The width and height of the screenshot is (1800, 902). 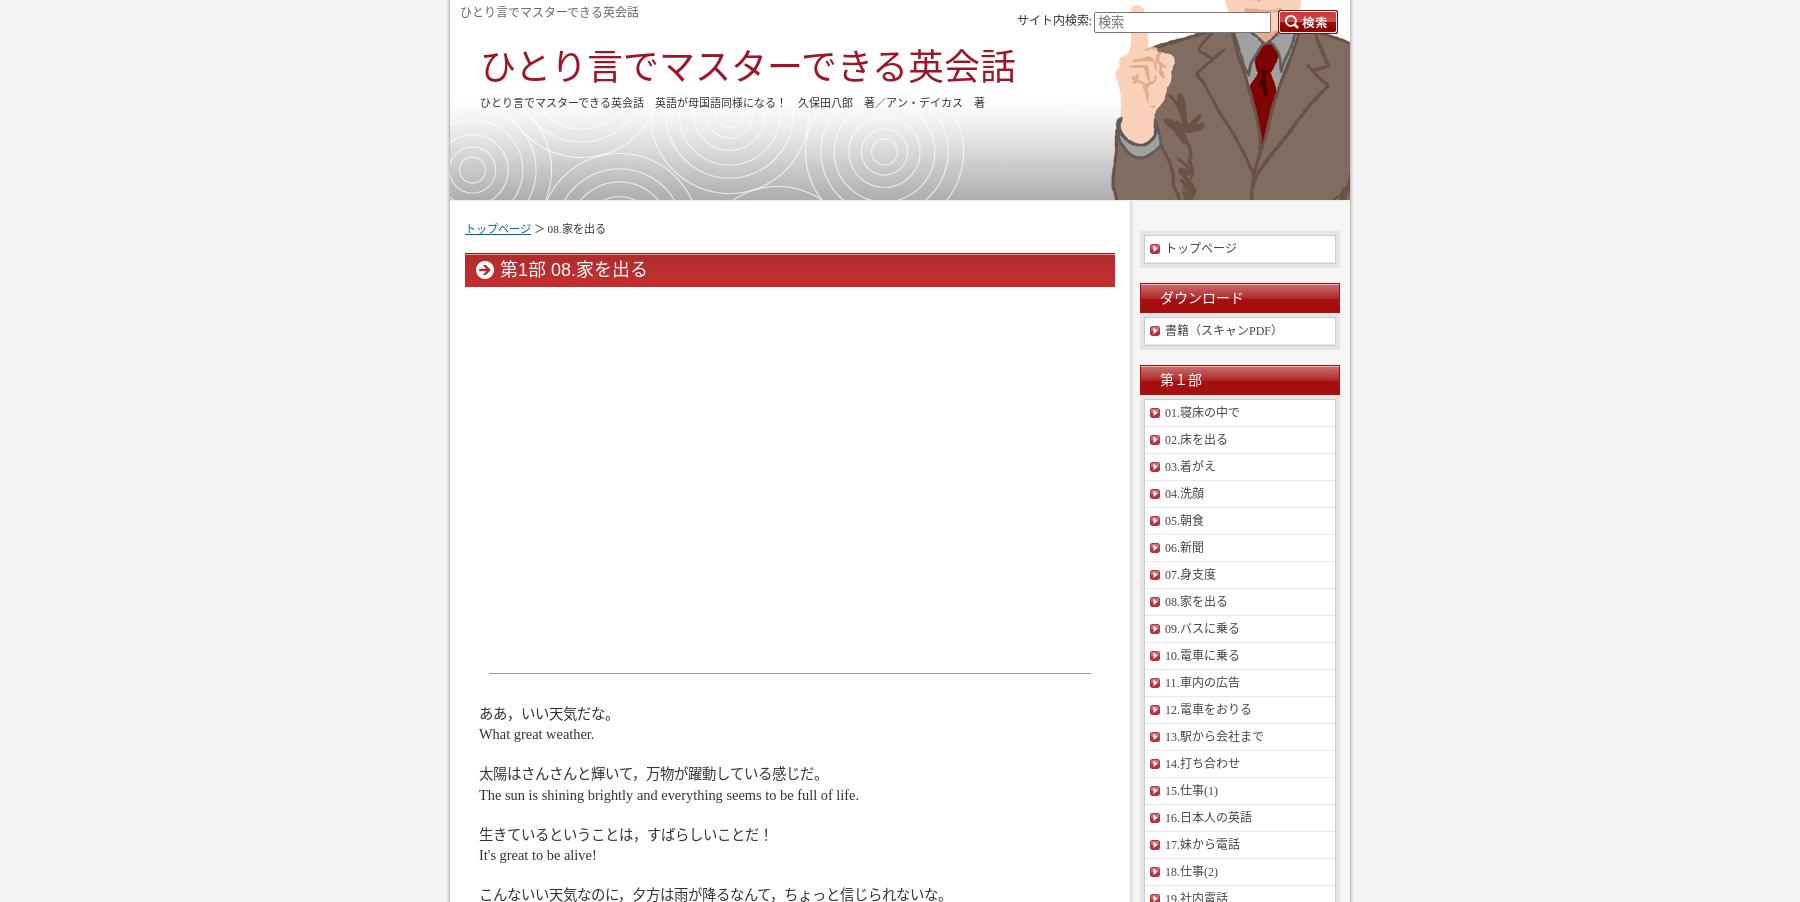 What do you see at coordinates (1201, 627) in the screenshot?
I see `'09.バスに乗る'` at bounding box center [1201, 627].